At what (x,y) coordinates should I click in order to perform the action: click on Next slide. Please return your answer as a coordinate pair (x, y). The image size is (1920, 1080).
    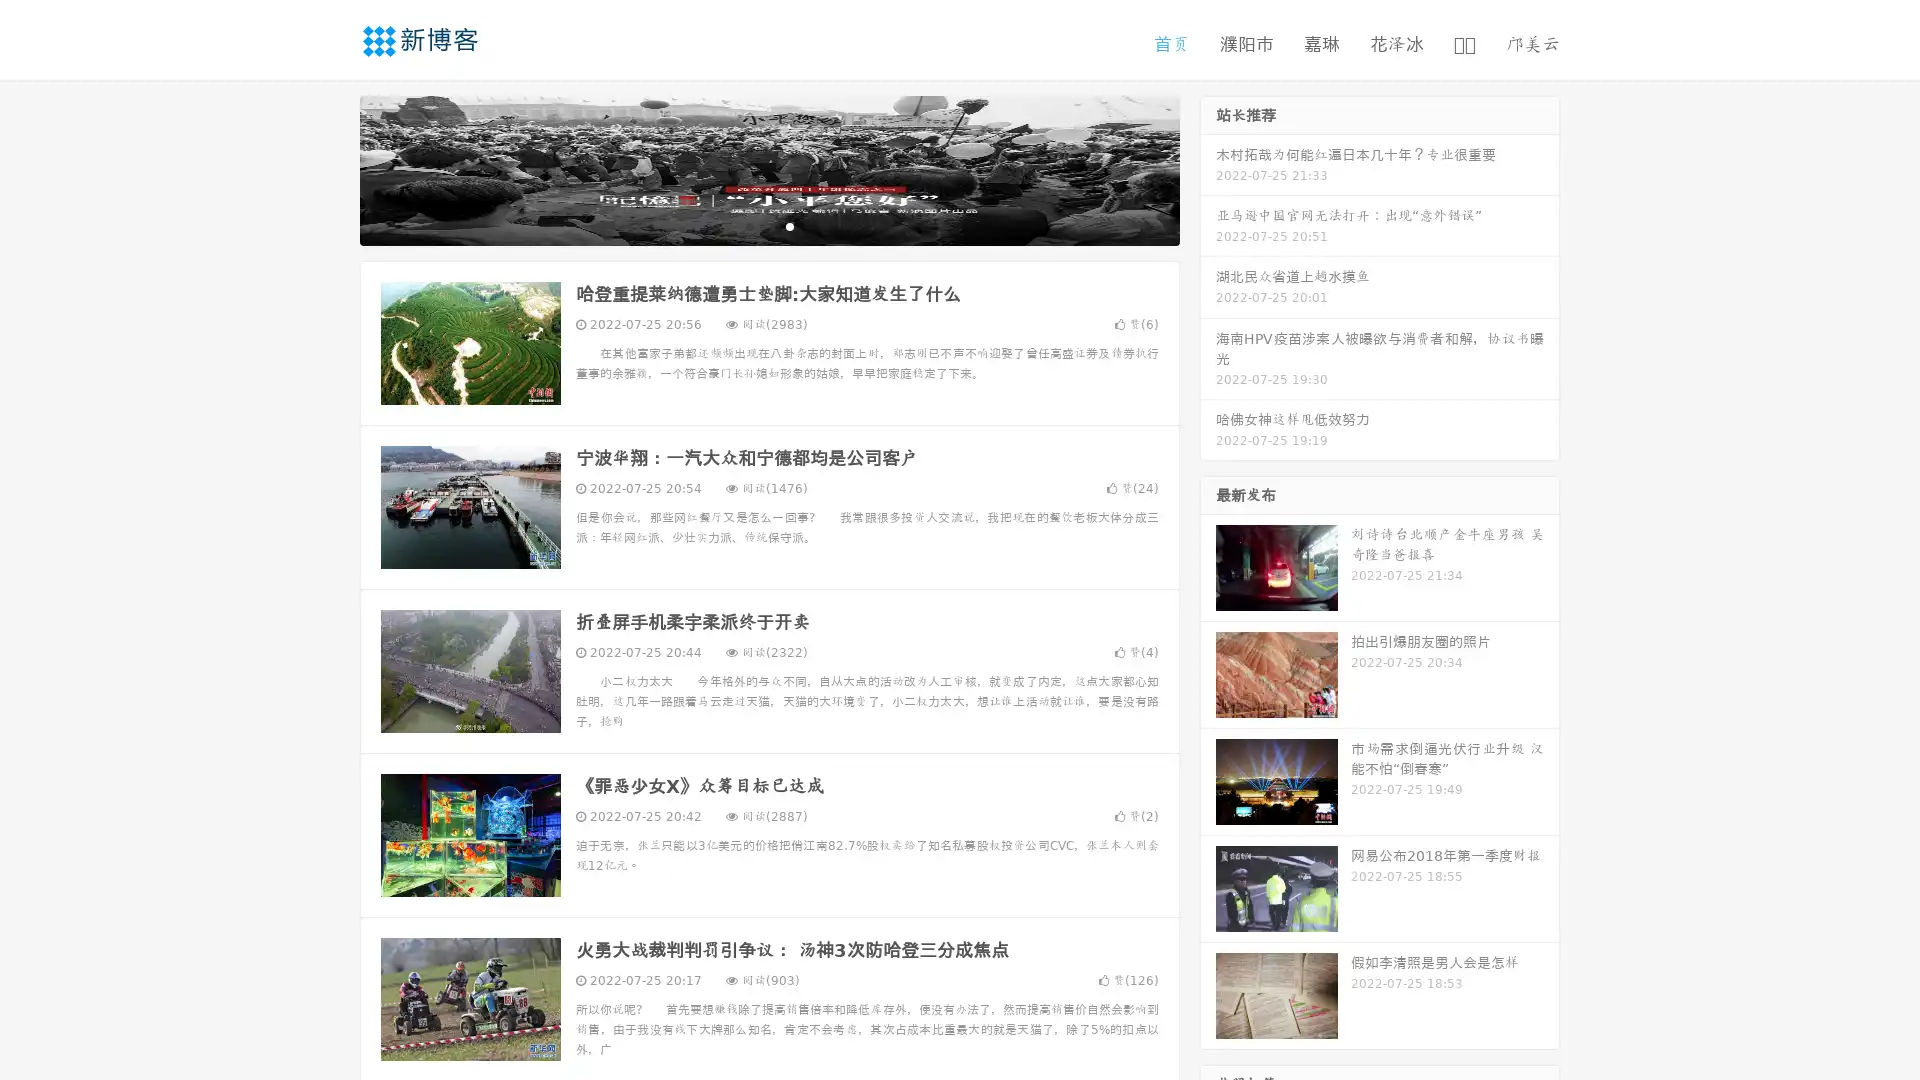
    Looking at the image, I should click on (1208, 168).